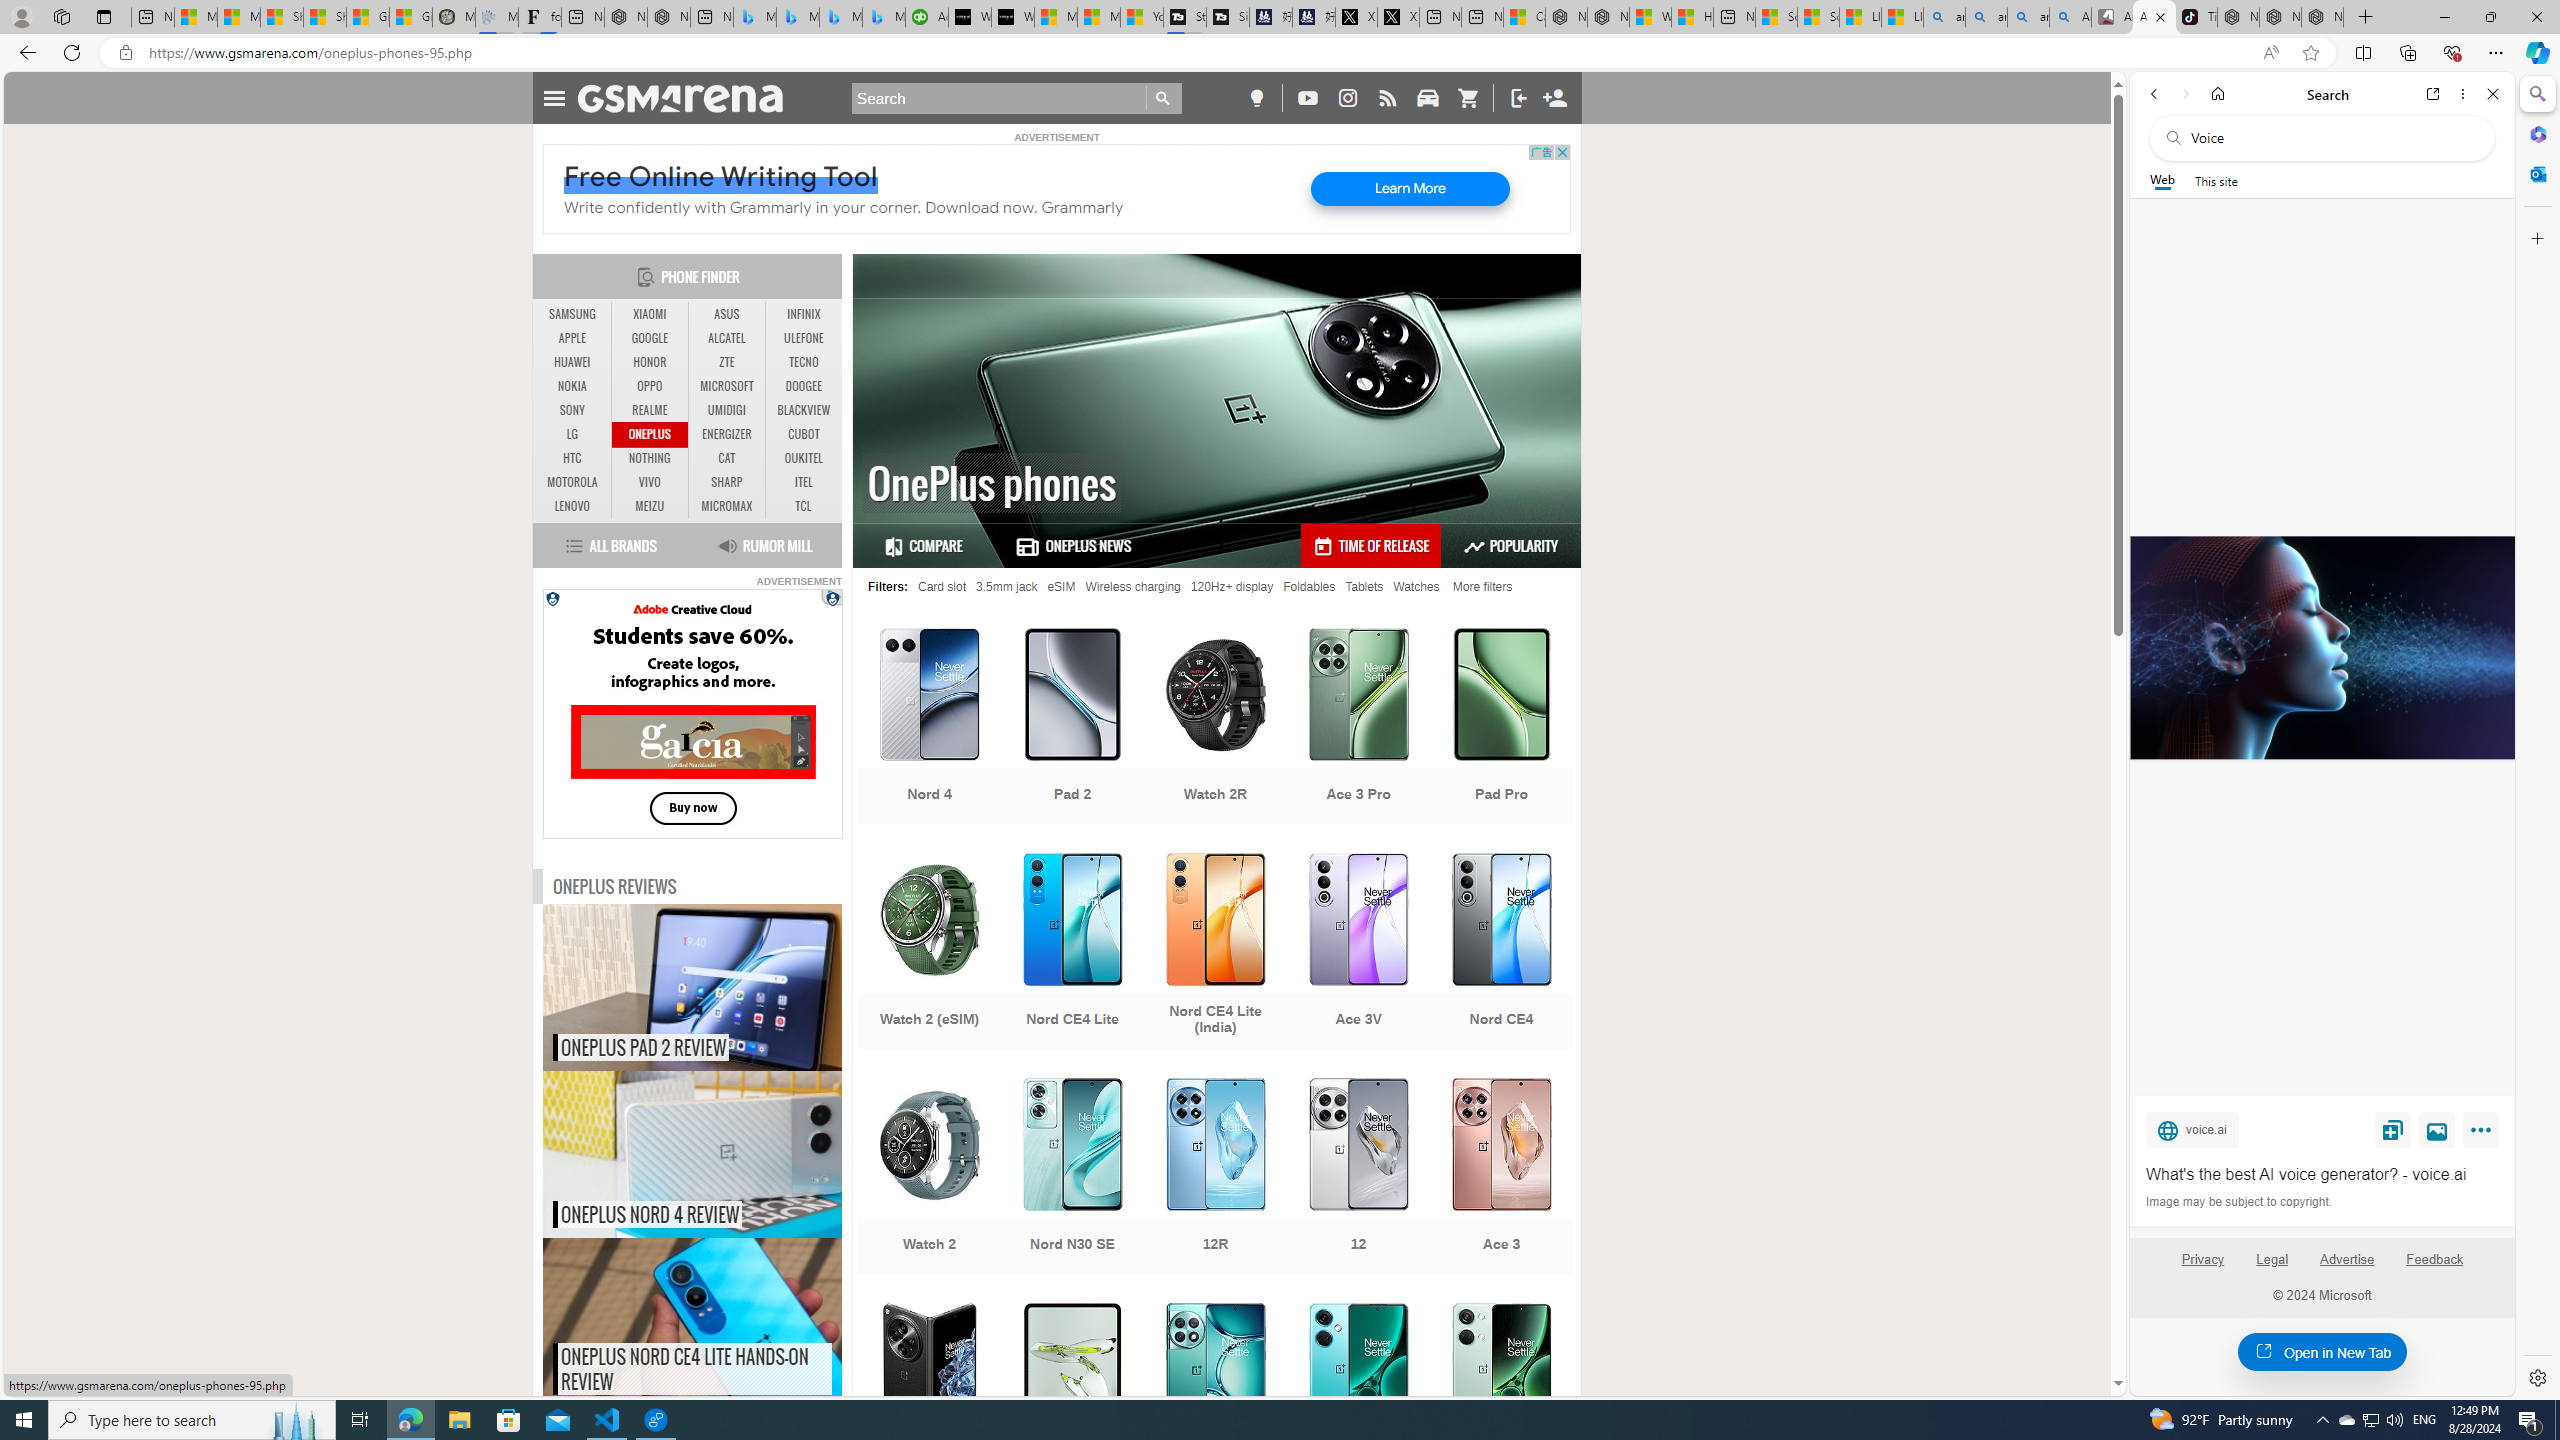 The width and height of the screenshot is (2560, 1440). I want to click on 'Ace 3', so click(1500, 1177).